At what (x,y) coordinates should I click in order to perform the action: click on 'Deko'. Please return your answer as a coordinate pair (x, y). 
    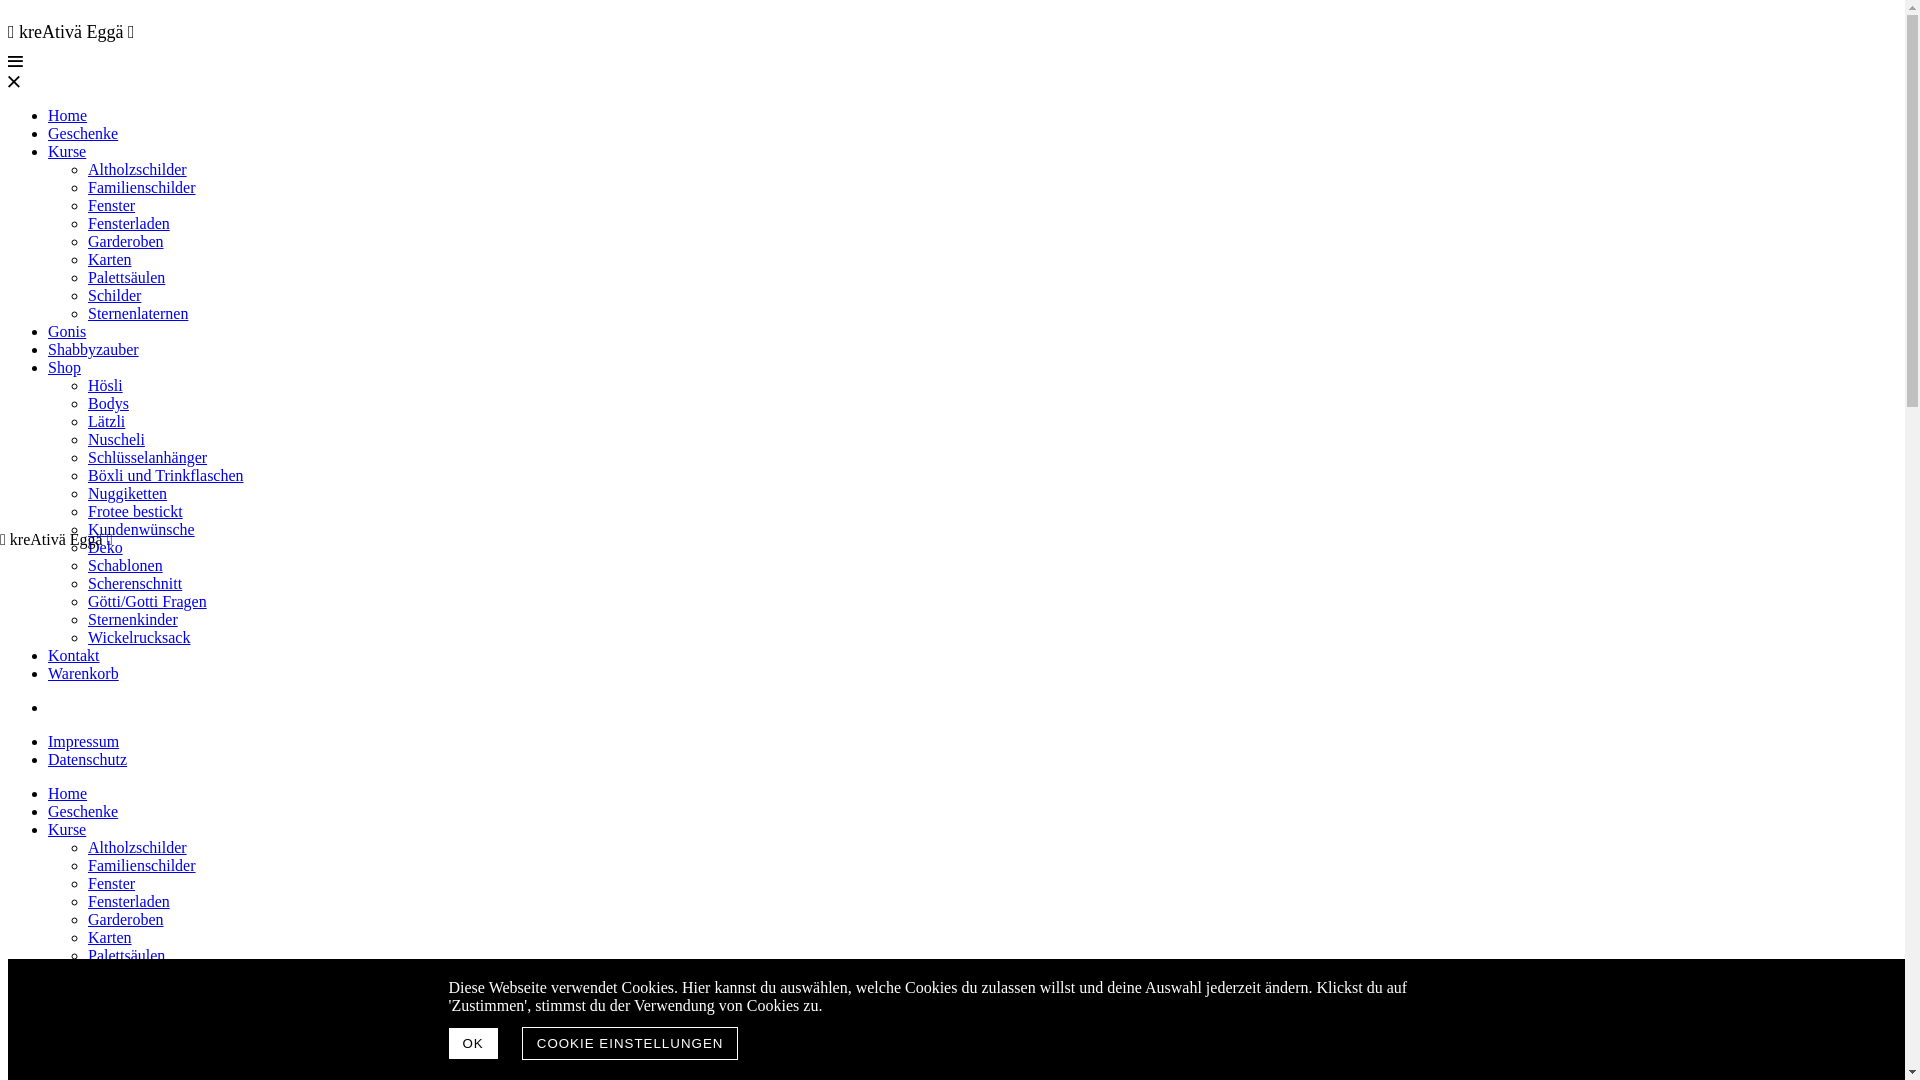
    Looking at the image, I should click on (104, 547).